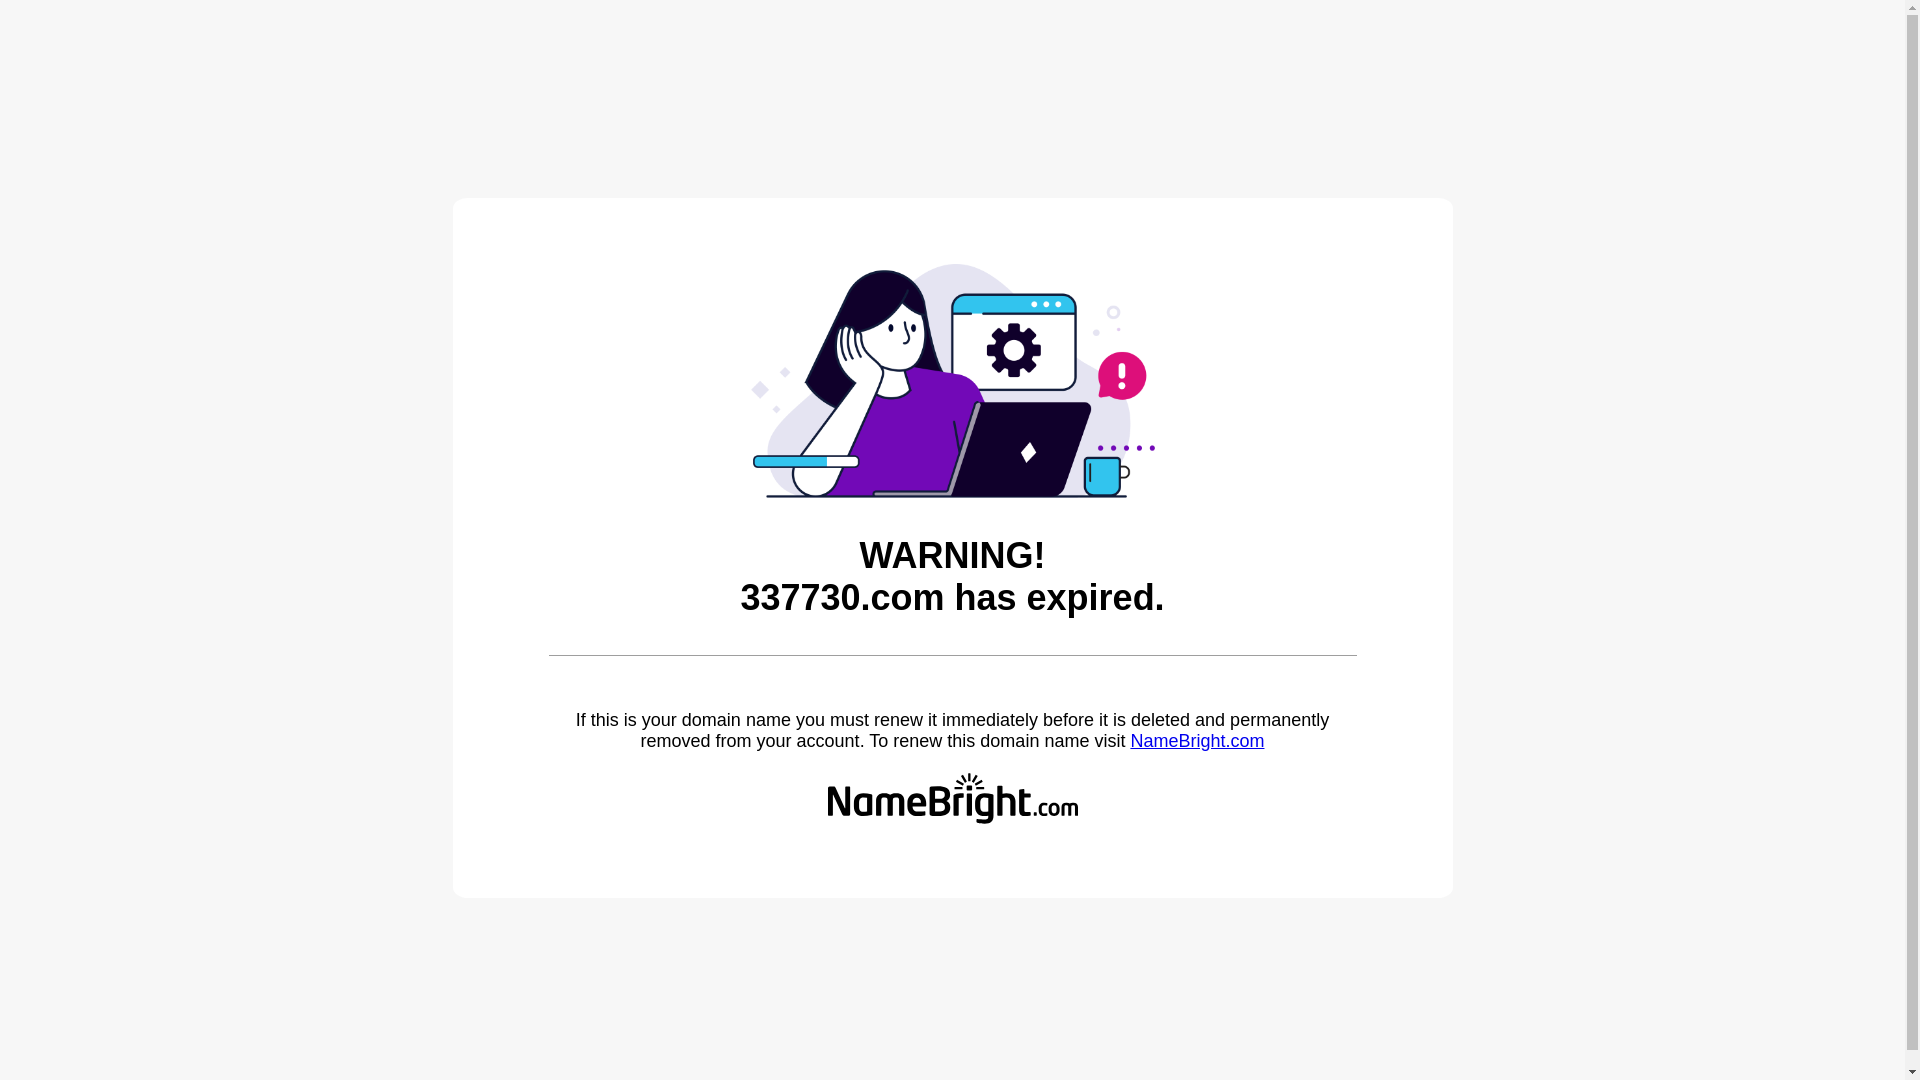 This screenshot has width=1920, height=1080. I want to click on 'NameBright.com', so click(1196, 740).